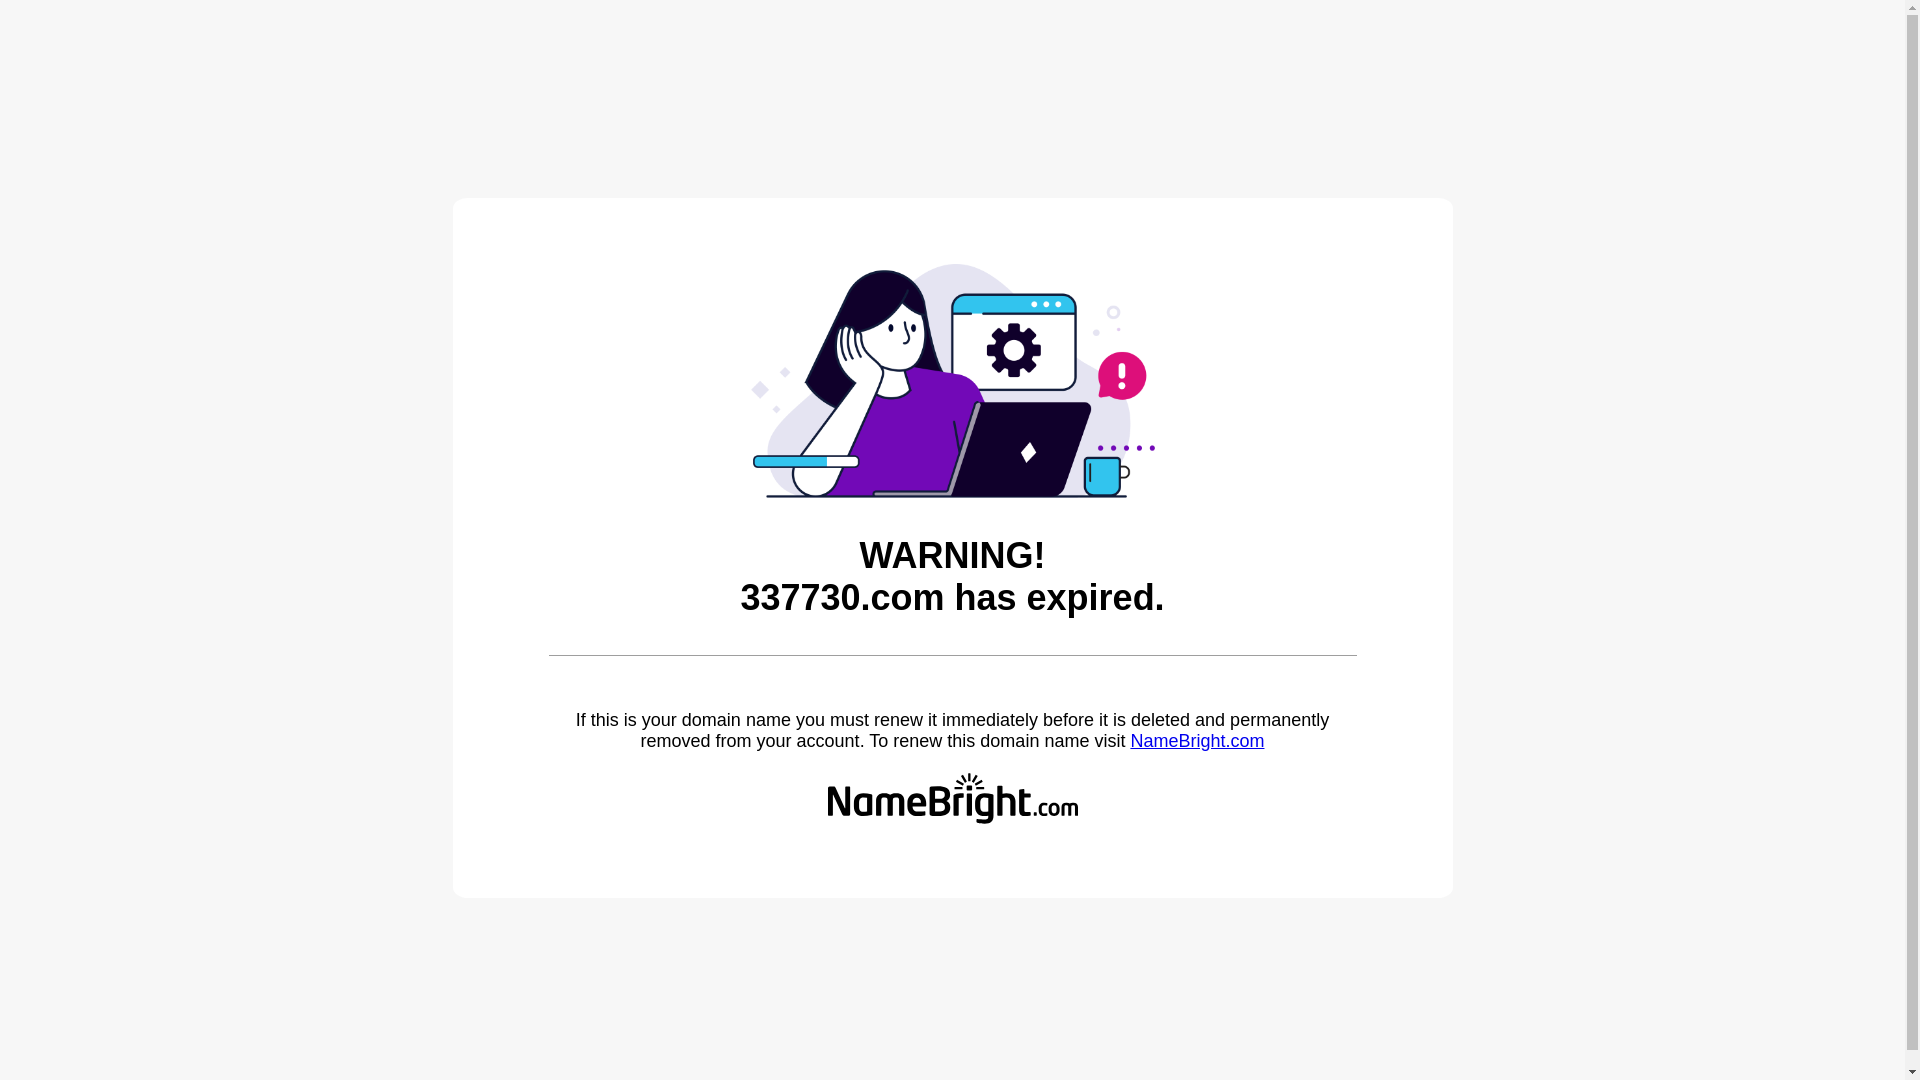 This screenshot has width=1920, height=1080. I want to click on 'NameBright.com', so click(1196, 740).